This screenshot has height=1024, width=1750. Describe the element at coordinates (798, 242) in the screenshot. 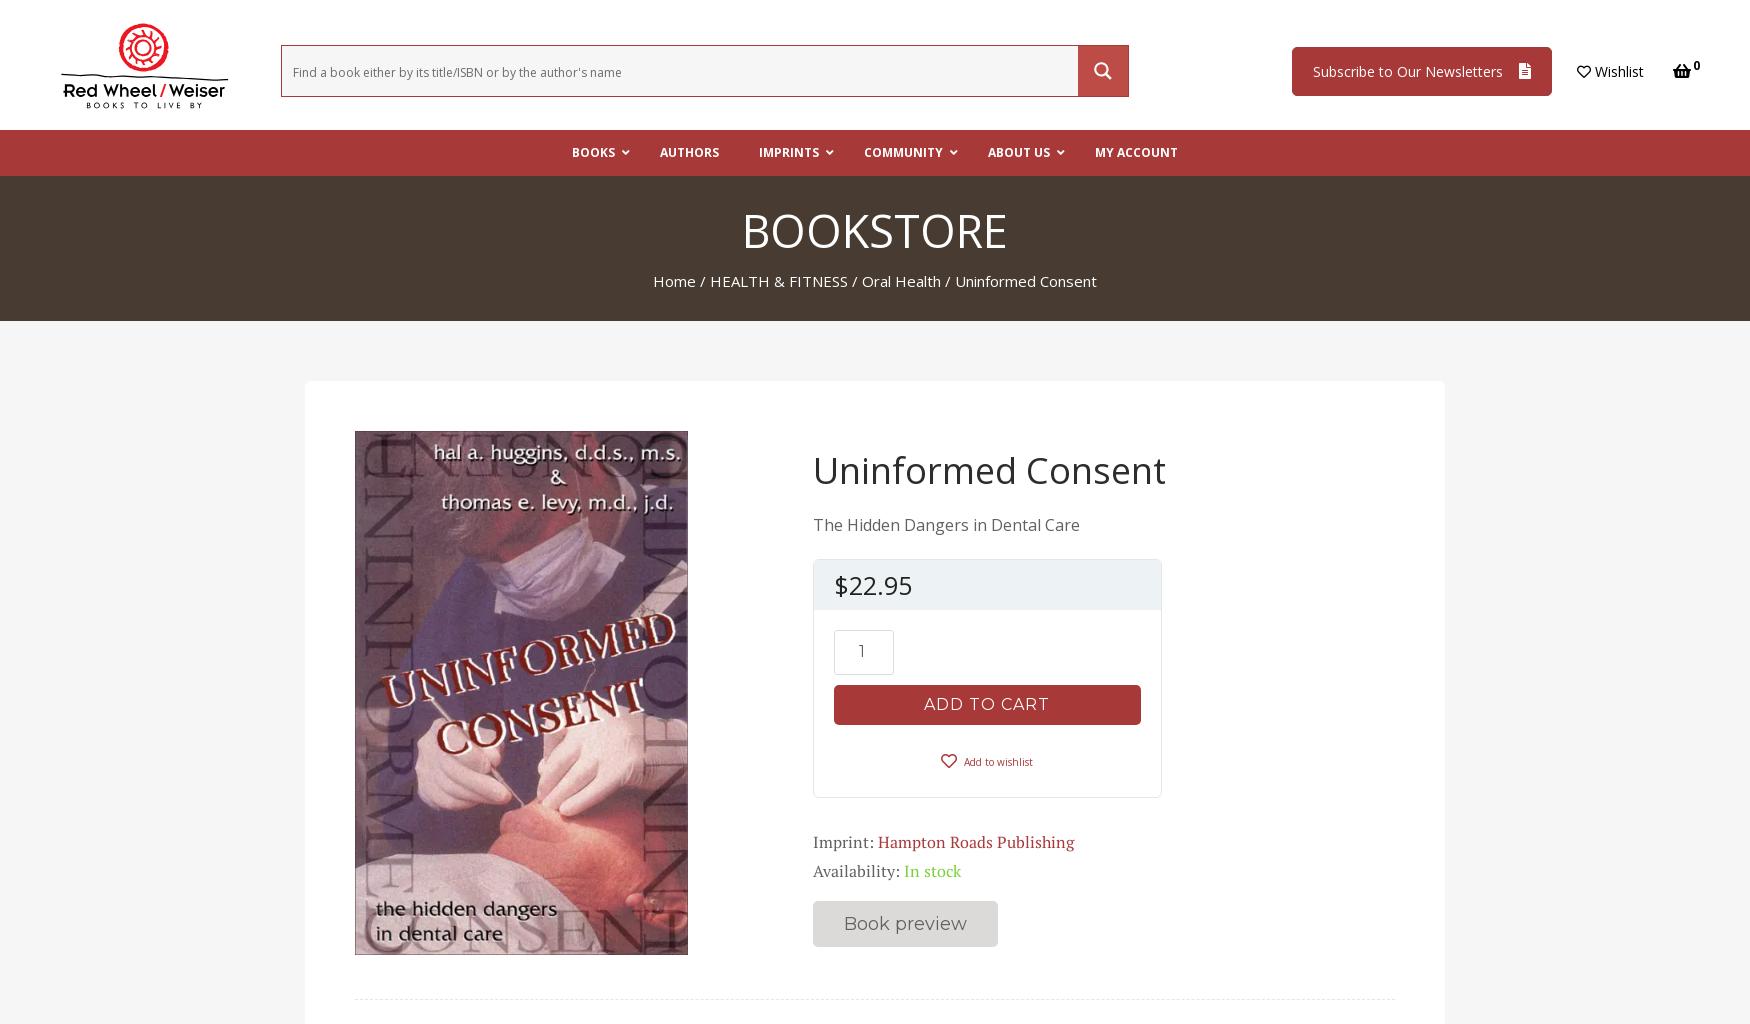

I see `'Weiser Books'` at that location.